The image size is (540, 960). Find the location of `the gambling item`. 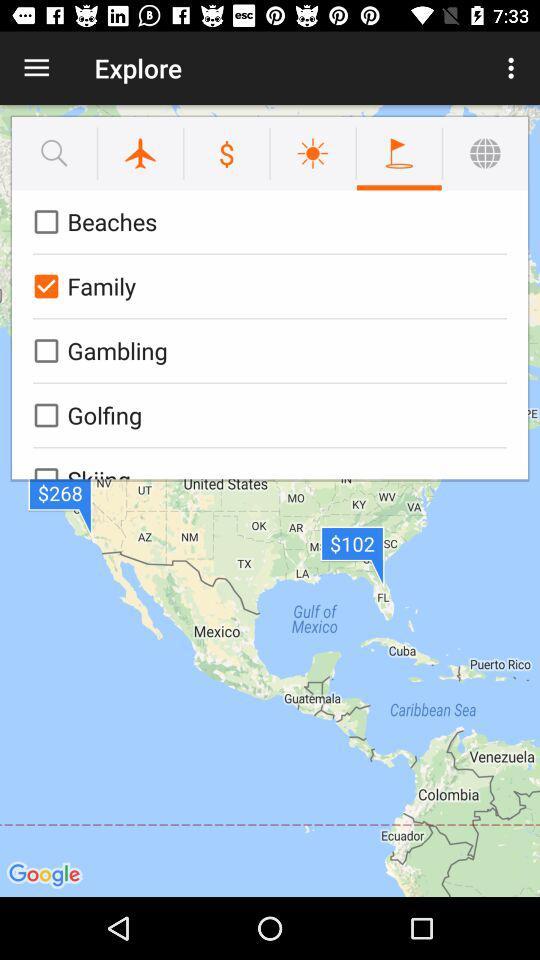

the gambling item is located at coordinates (266, 350).